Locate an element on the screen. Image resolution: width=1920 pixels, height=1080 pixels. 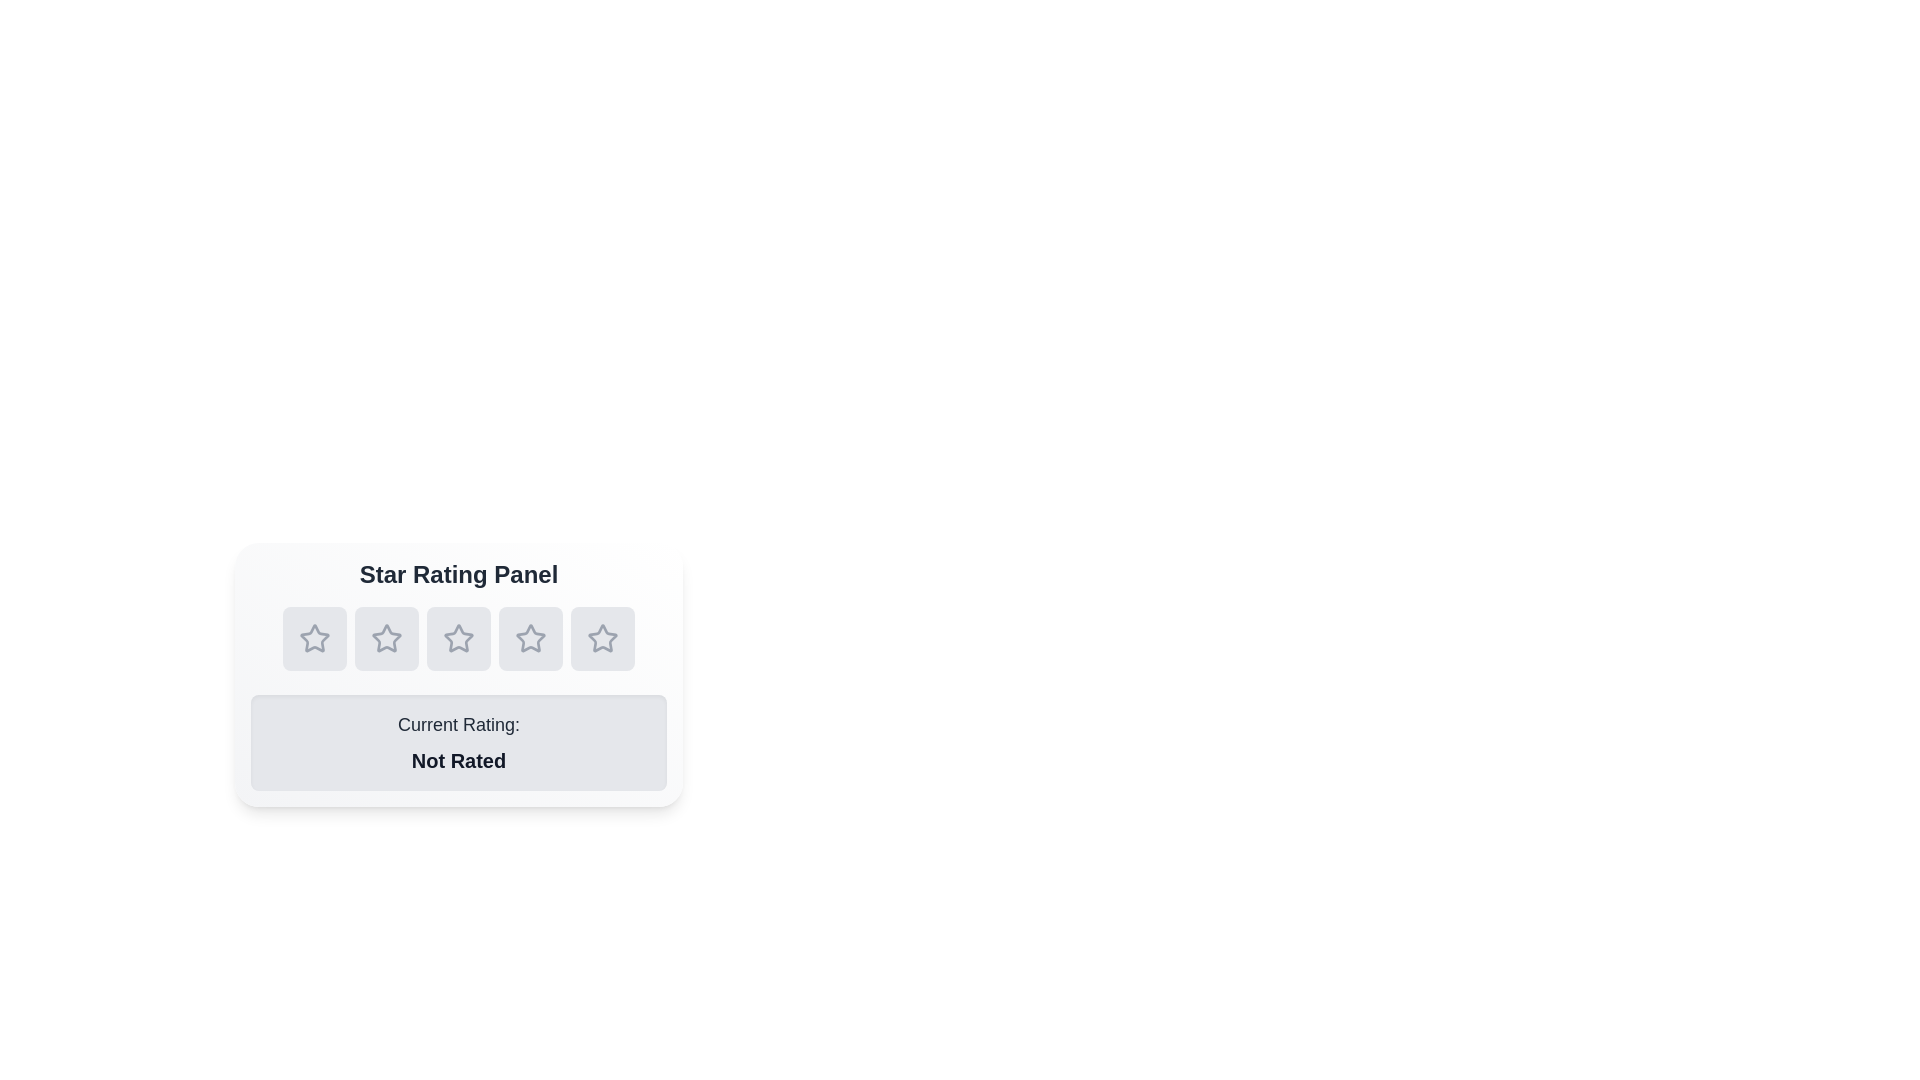
the 'Not Rated' text label, which is bold and large, centered in a light-gray background, located towards the bottom of a card-like component following the 'Current Rating:' label is located at coordinates (458, 760).